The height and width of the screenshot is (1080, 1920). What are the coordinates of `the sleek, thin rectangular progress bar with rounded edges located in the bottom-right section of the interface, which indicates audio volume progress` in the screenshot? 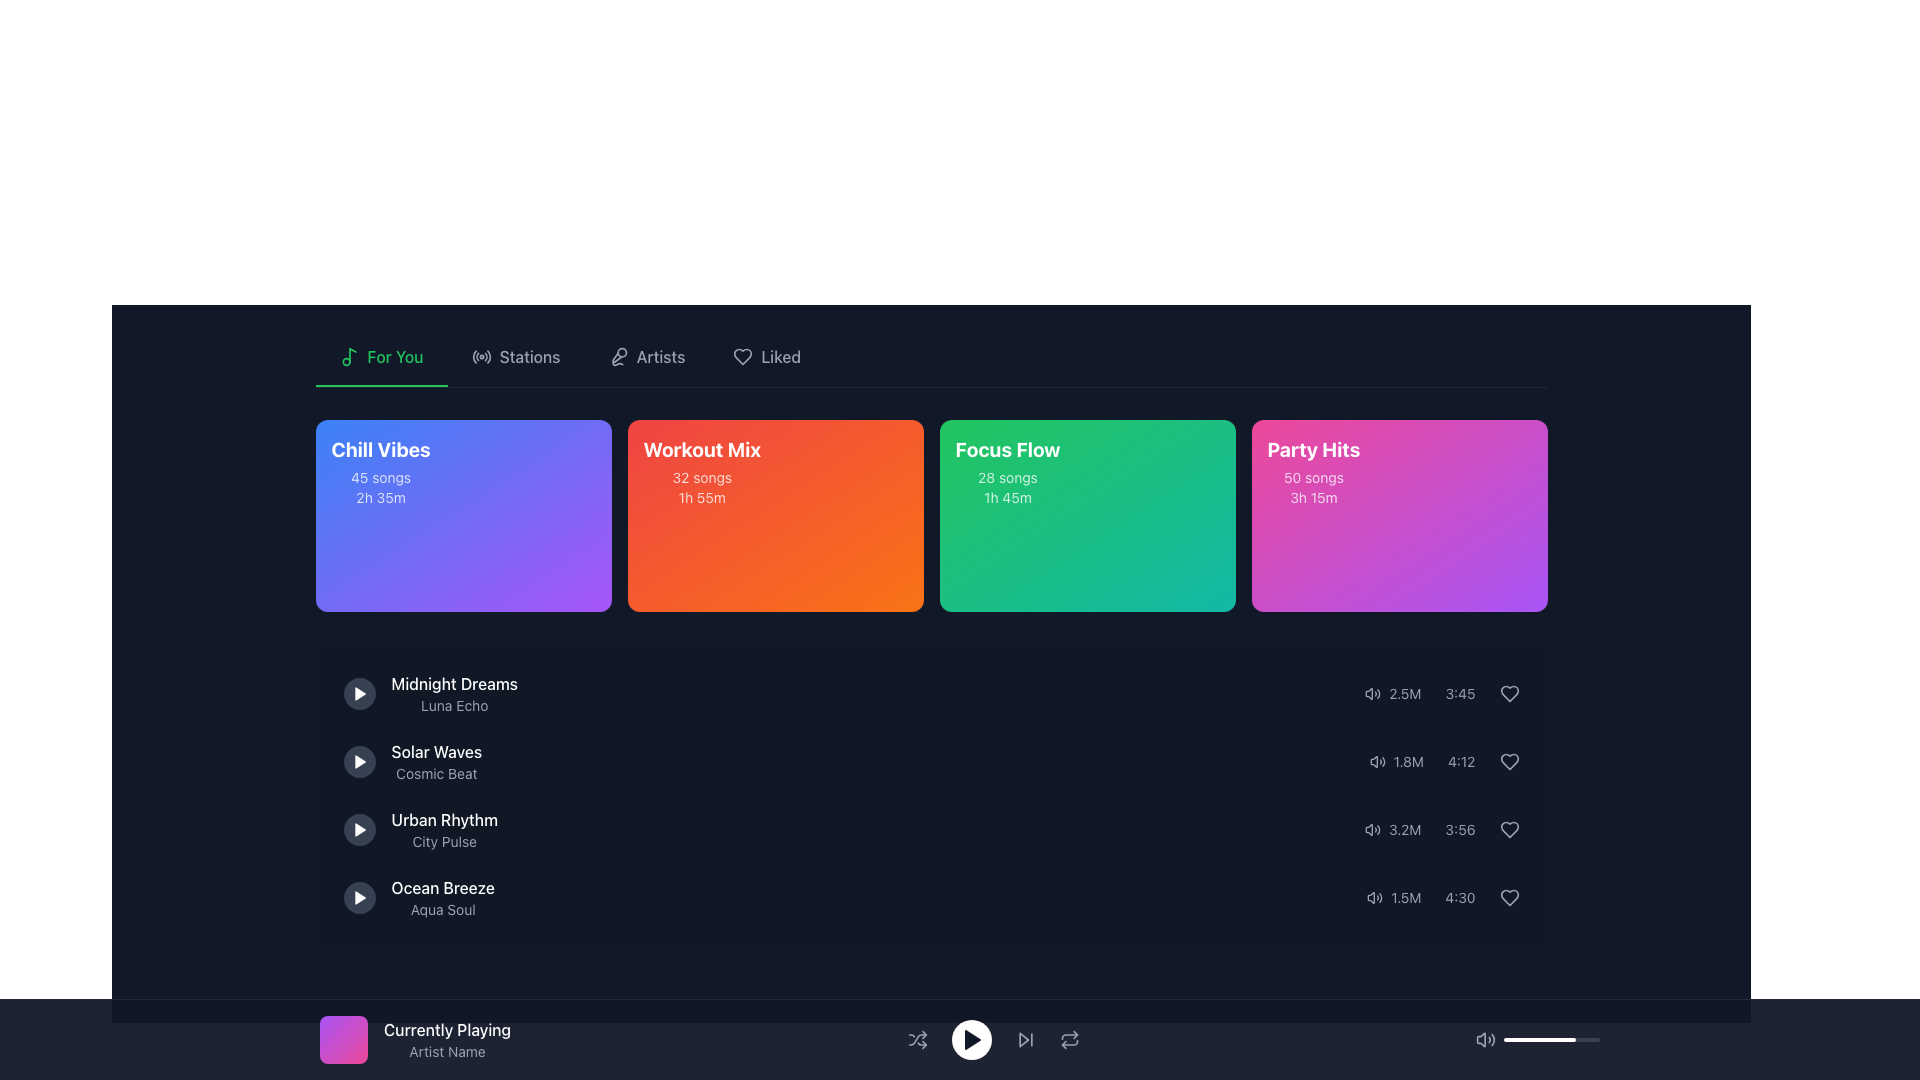 It's located at (1550, 1039).